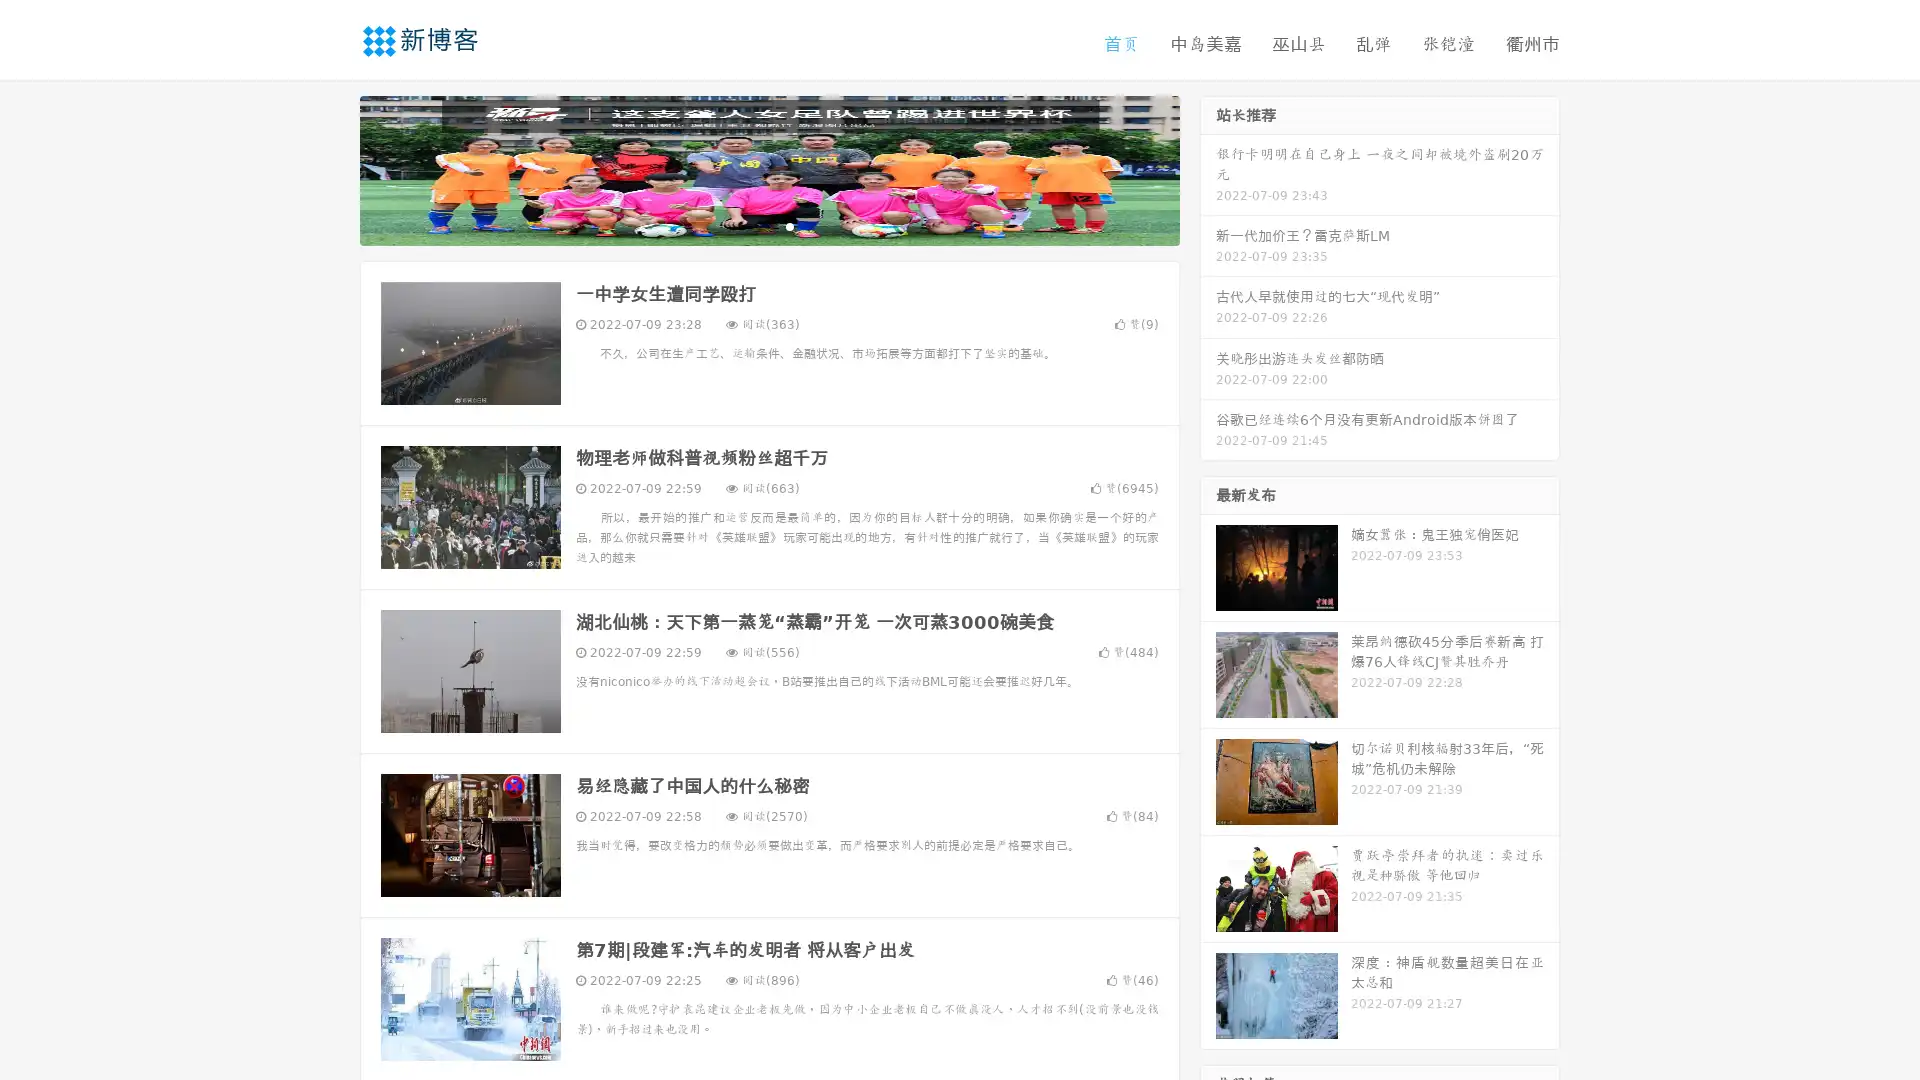  I want to click on Go to slide 2, so click(768, 225).